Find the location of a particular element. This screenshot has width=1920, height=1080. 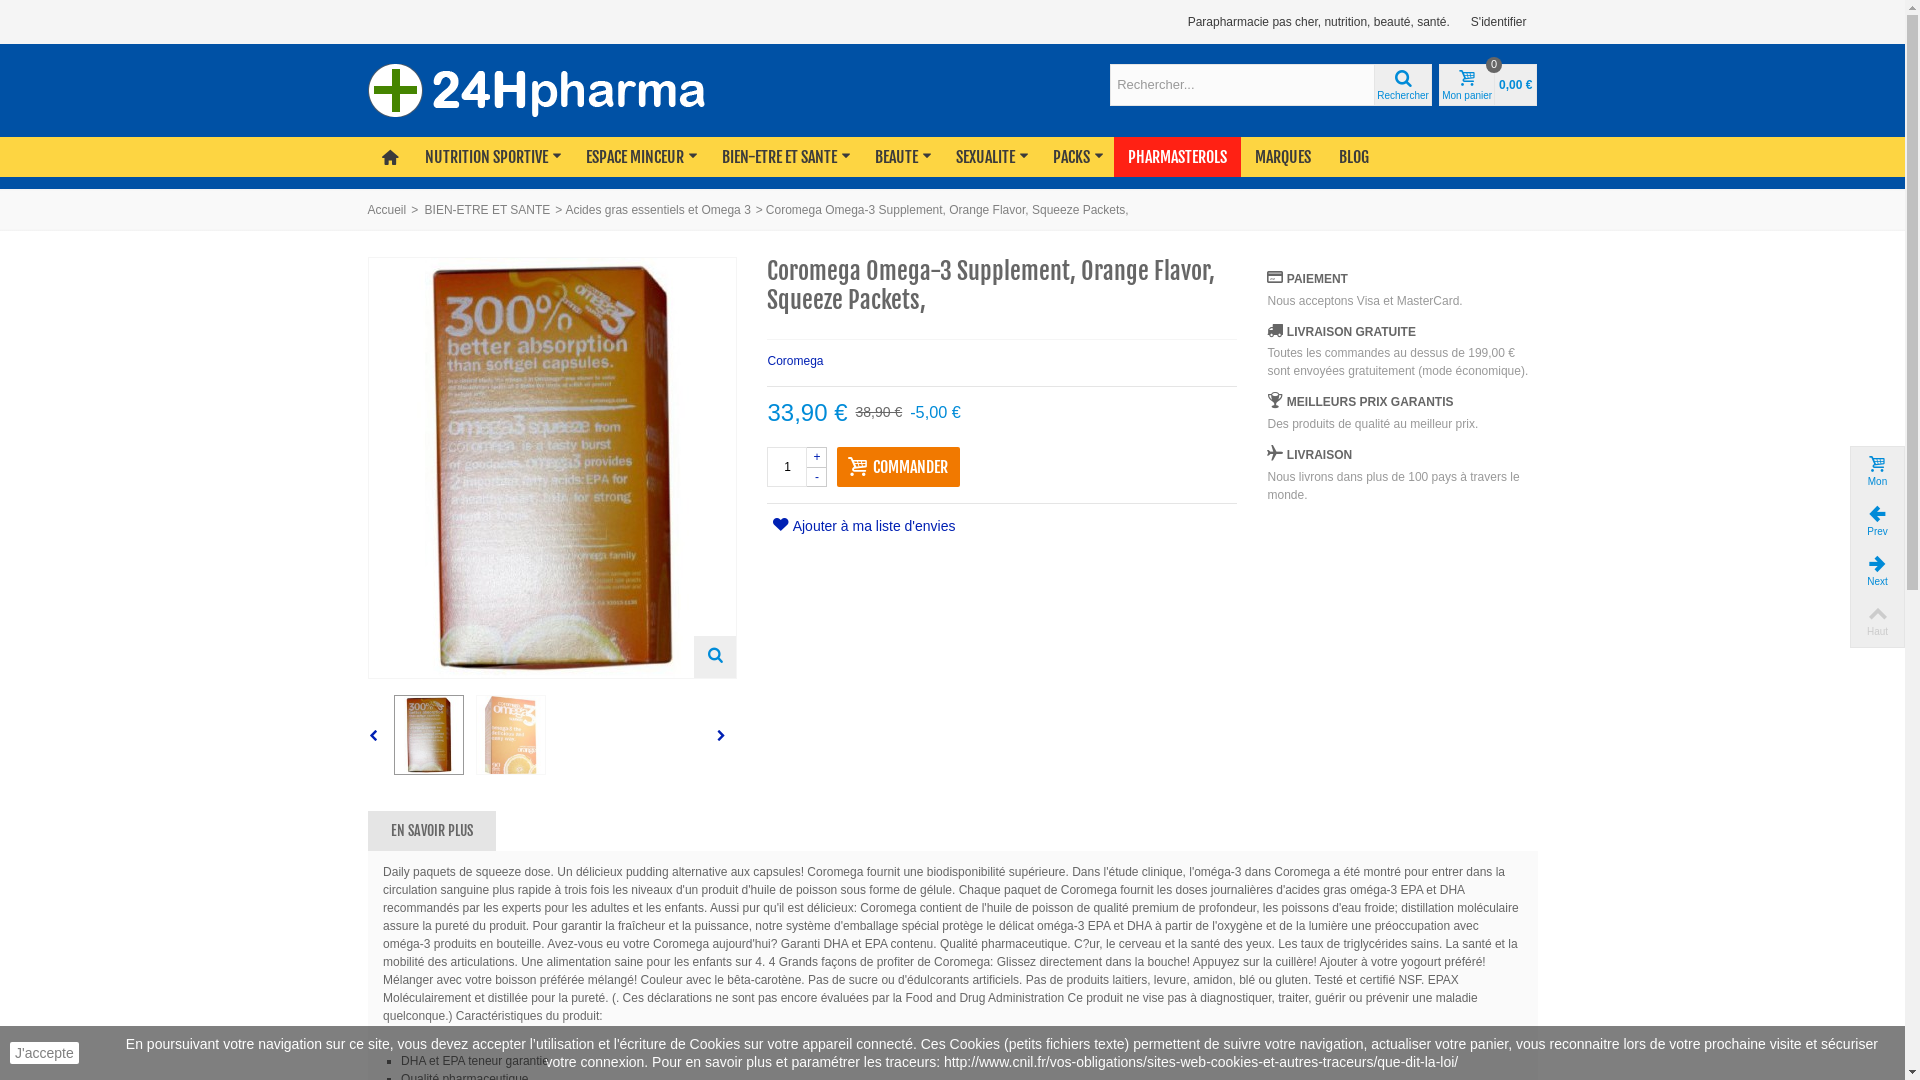

'COMMANDER' is located at coordinates (897, 466).